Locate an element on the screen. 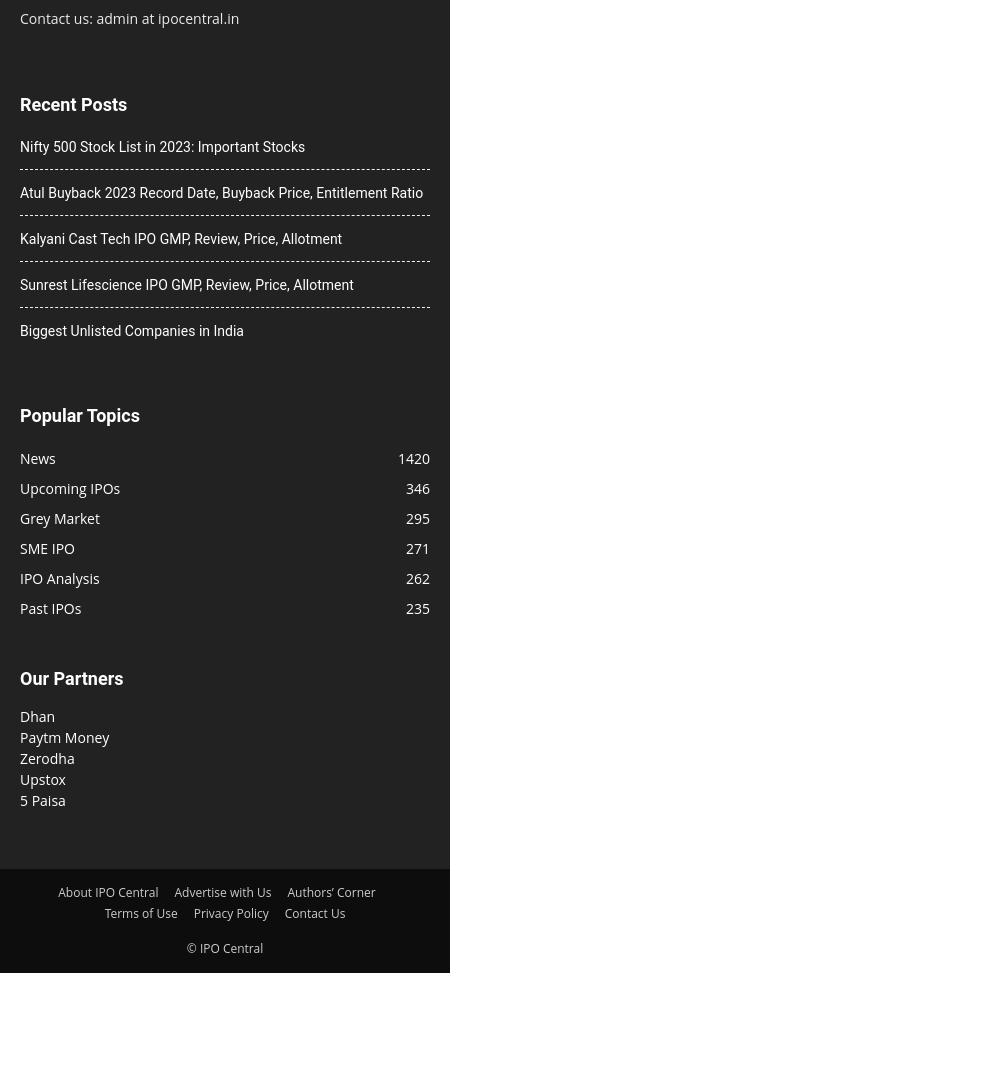 This screenshot has height=1070, width=990. 'News' is located at coordinates (36, 457).